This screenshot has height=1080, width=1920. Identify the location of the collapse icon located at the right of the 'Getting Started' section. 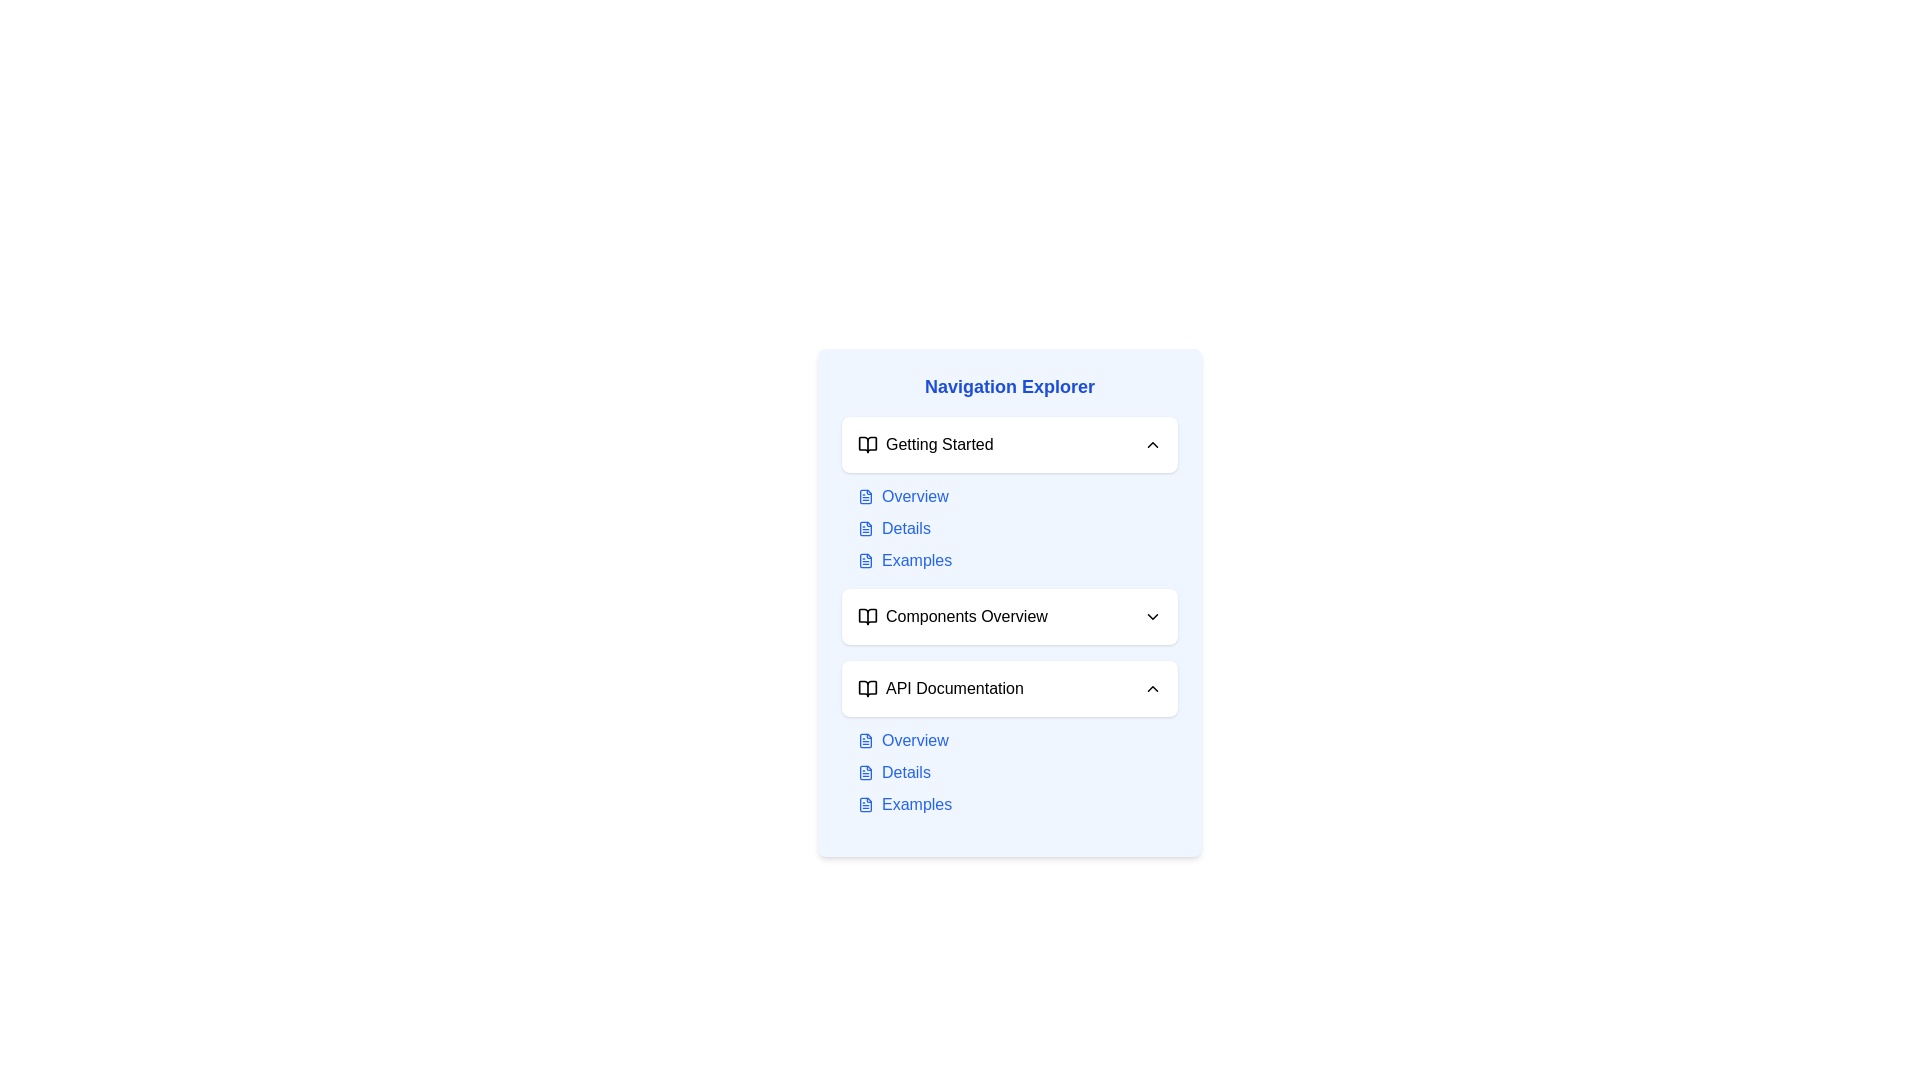
(1152, 443).